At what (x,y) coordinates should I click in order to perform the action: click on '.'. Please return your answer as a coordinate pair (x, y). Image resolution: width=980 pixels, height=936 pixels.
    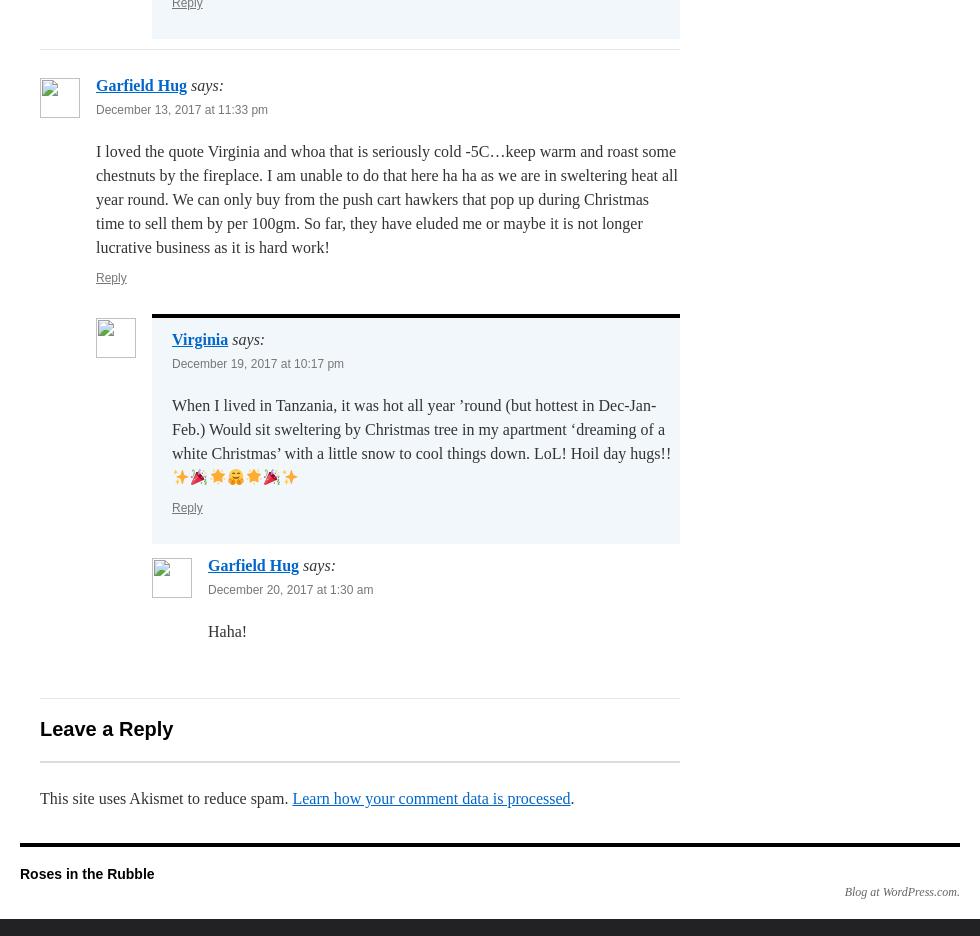
    Looking at the image, I should click on (572, 797).